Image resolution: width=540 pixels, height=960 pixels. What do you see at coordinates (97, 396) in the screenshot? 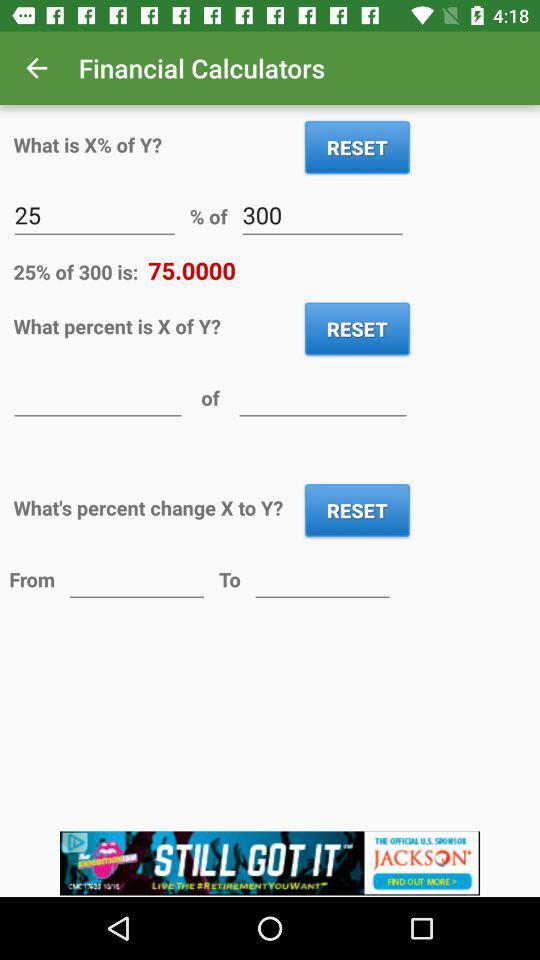
I see `value` at bounding box center [97, 396].